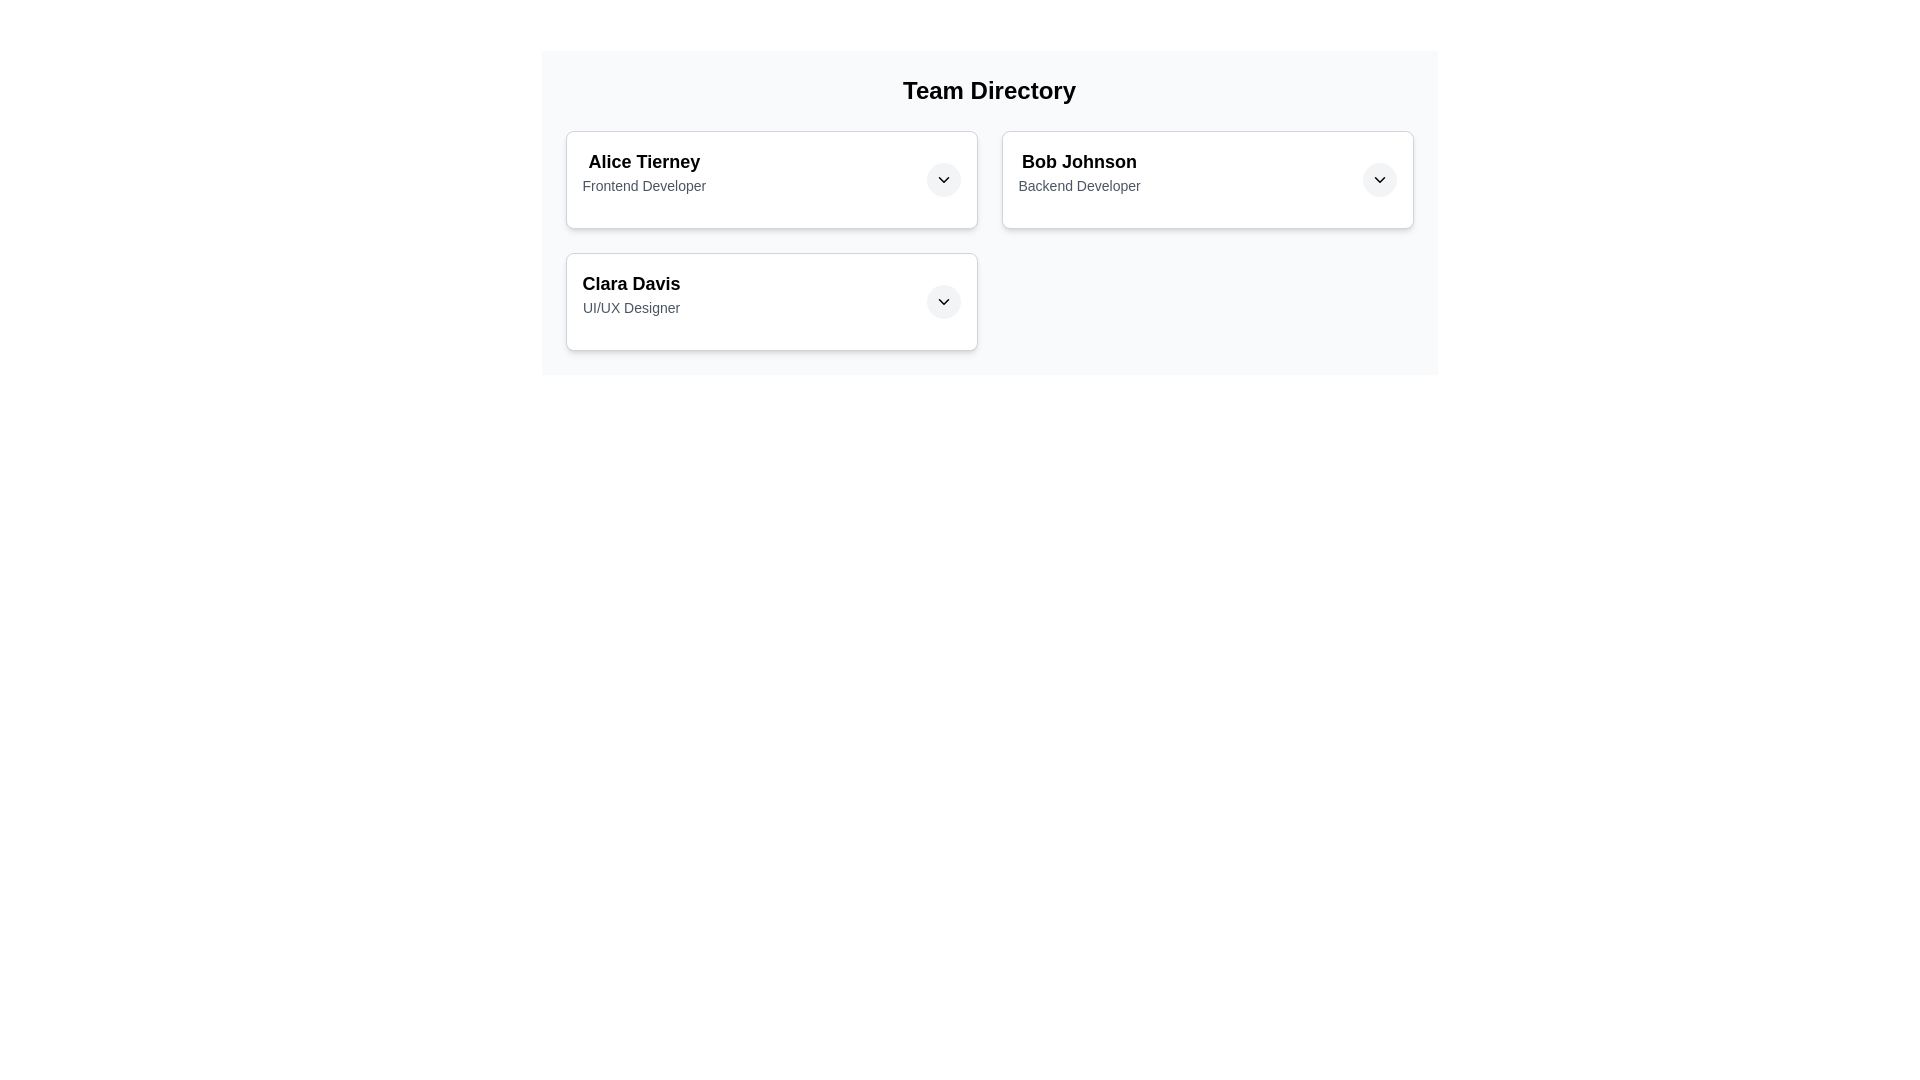 This screenshot has width=1920, height=1080. What do you see at coordinates (630, 308) in the screenshot?
I see `the static text label 'UI/UX Designer' located below the bold text 'Clara Davis' in the bottom-left portion of the card` at bounding box center [630, 308].